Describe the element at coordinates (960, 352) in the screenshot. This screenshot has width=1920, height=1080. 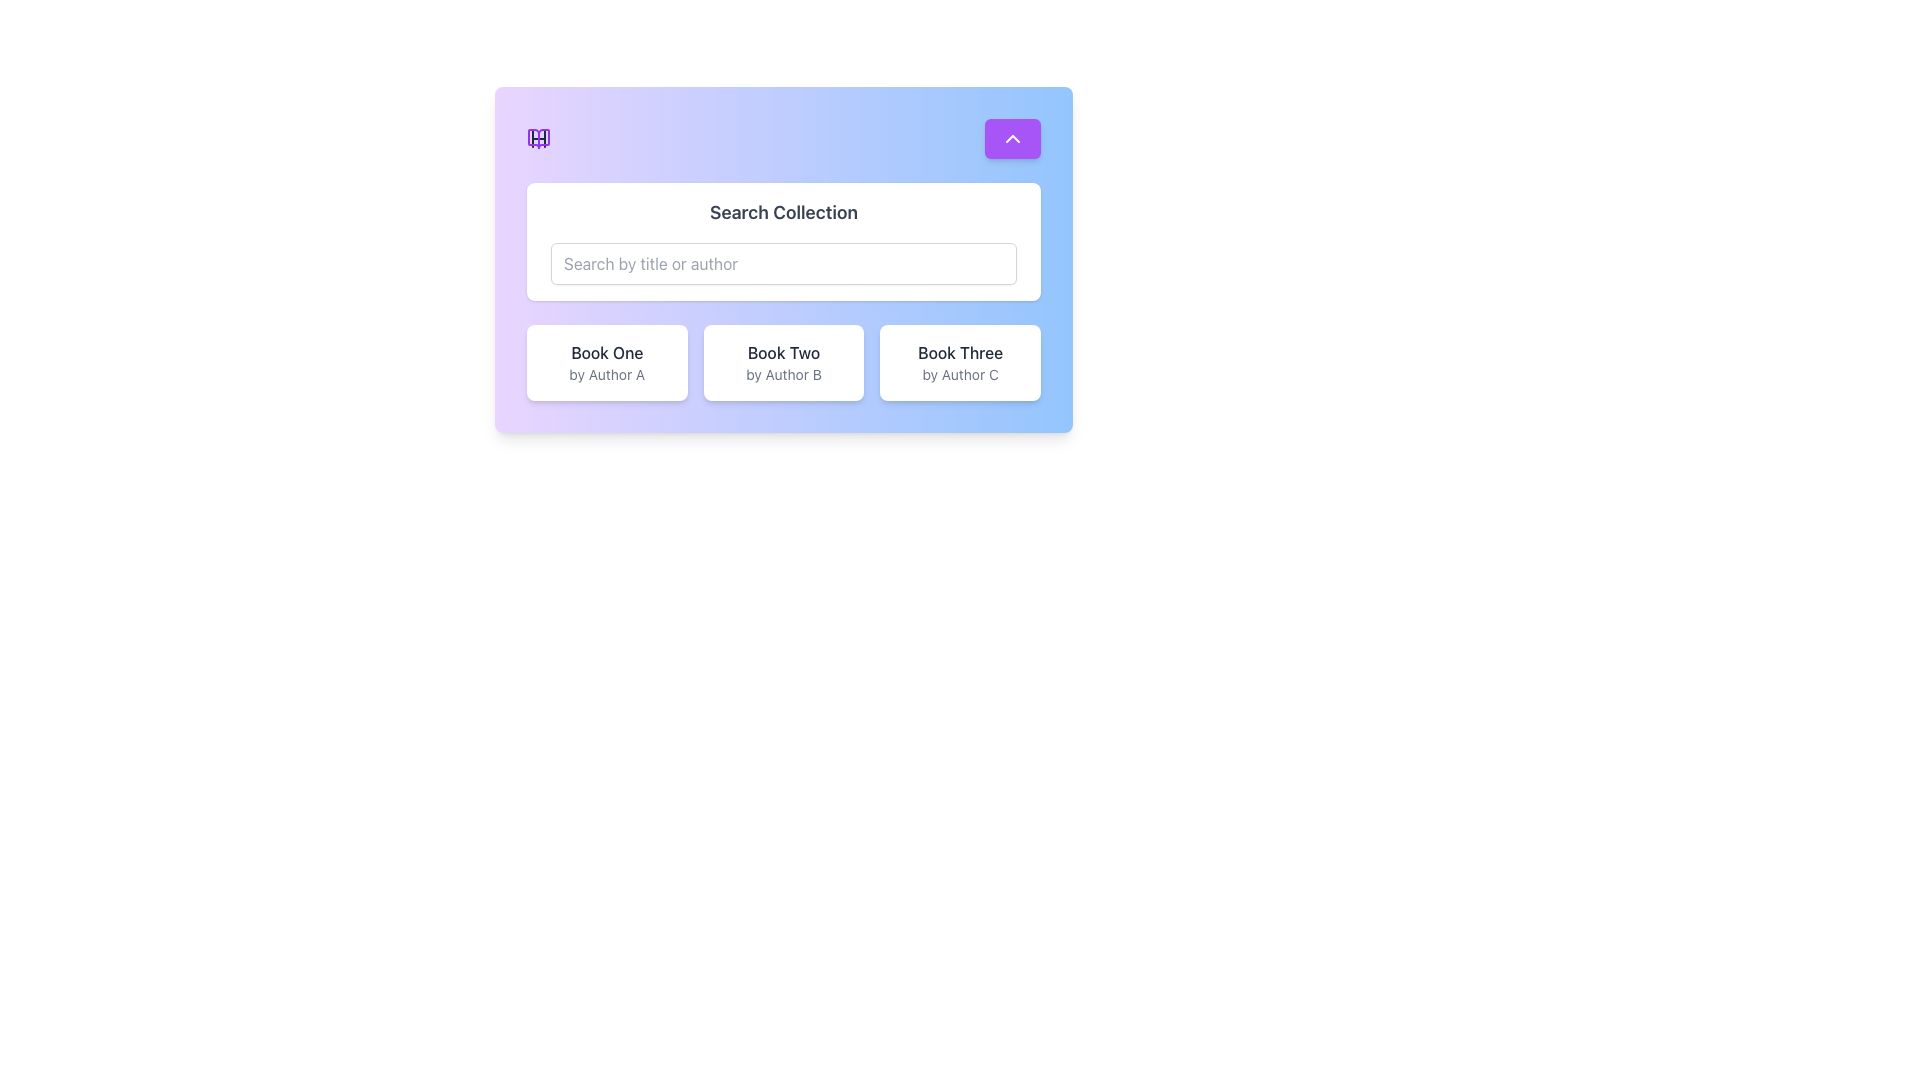
I see `the 'Book Three' text label, which is the primary heading in a white card with rounded corners, centrally aligned and styled in dark gray, located in the third position of the book cards under the 'Search Collection' bar` at that location.